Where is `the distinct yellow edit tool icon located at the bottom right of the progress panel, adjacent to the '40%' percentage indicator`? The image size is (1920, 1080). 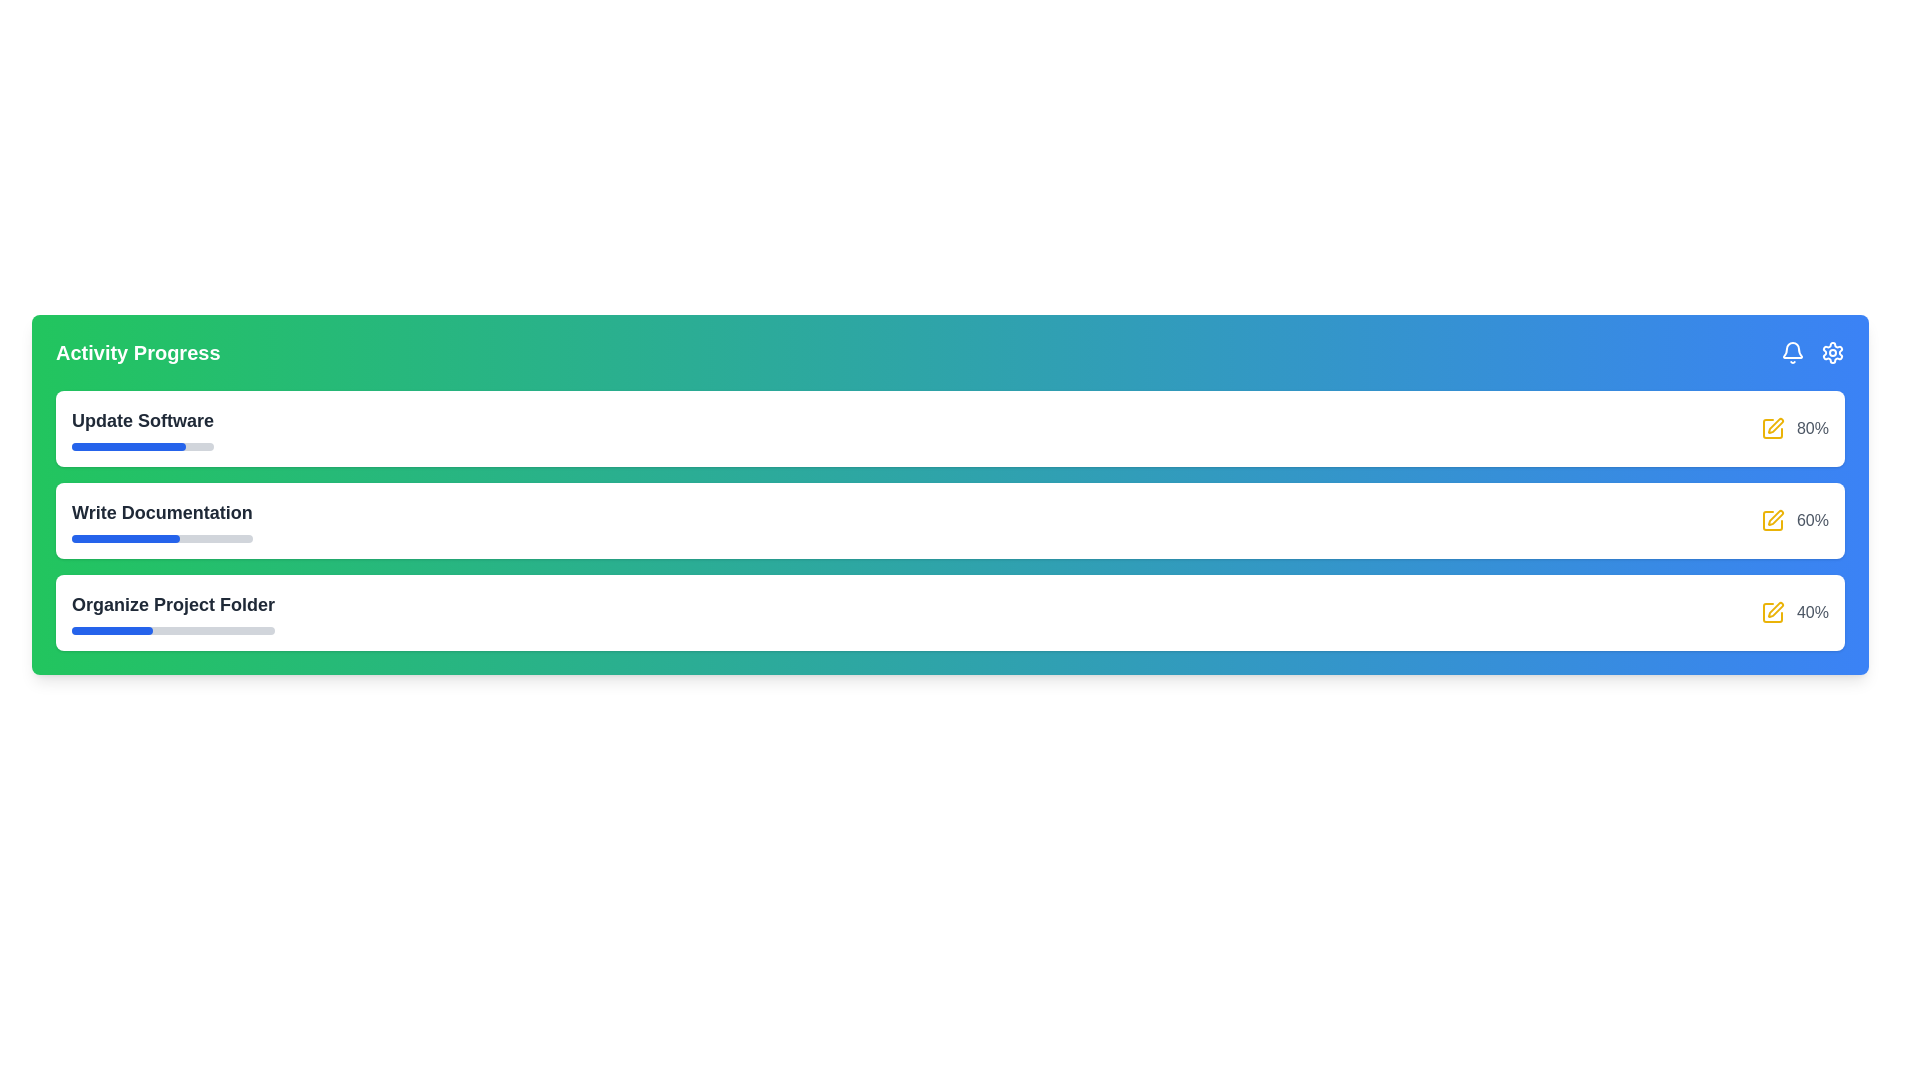
the distinct yellow edit tool icon located at the bottom right of the progress panel, adjacent to the '40%' percentage indicator is located at coordinates (1776, 608).